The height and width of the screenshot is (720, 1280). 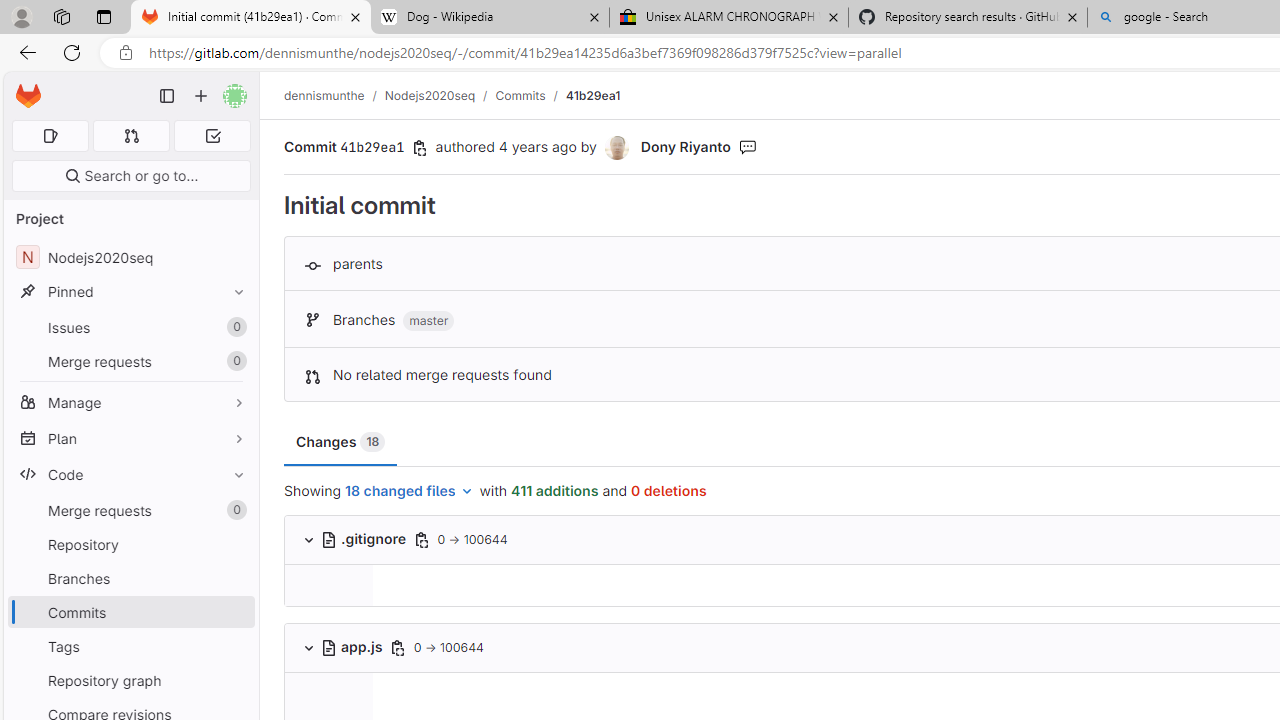 What do you see at coordinates (130, 509) in the screenshot?
I see `'Merge requests 0'` at bounding box center [130, 509].